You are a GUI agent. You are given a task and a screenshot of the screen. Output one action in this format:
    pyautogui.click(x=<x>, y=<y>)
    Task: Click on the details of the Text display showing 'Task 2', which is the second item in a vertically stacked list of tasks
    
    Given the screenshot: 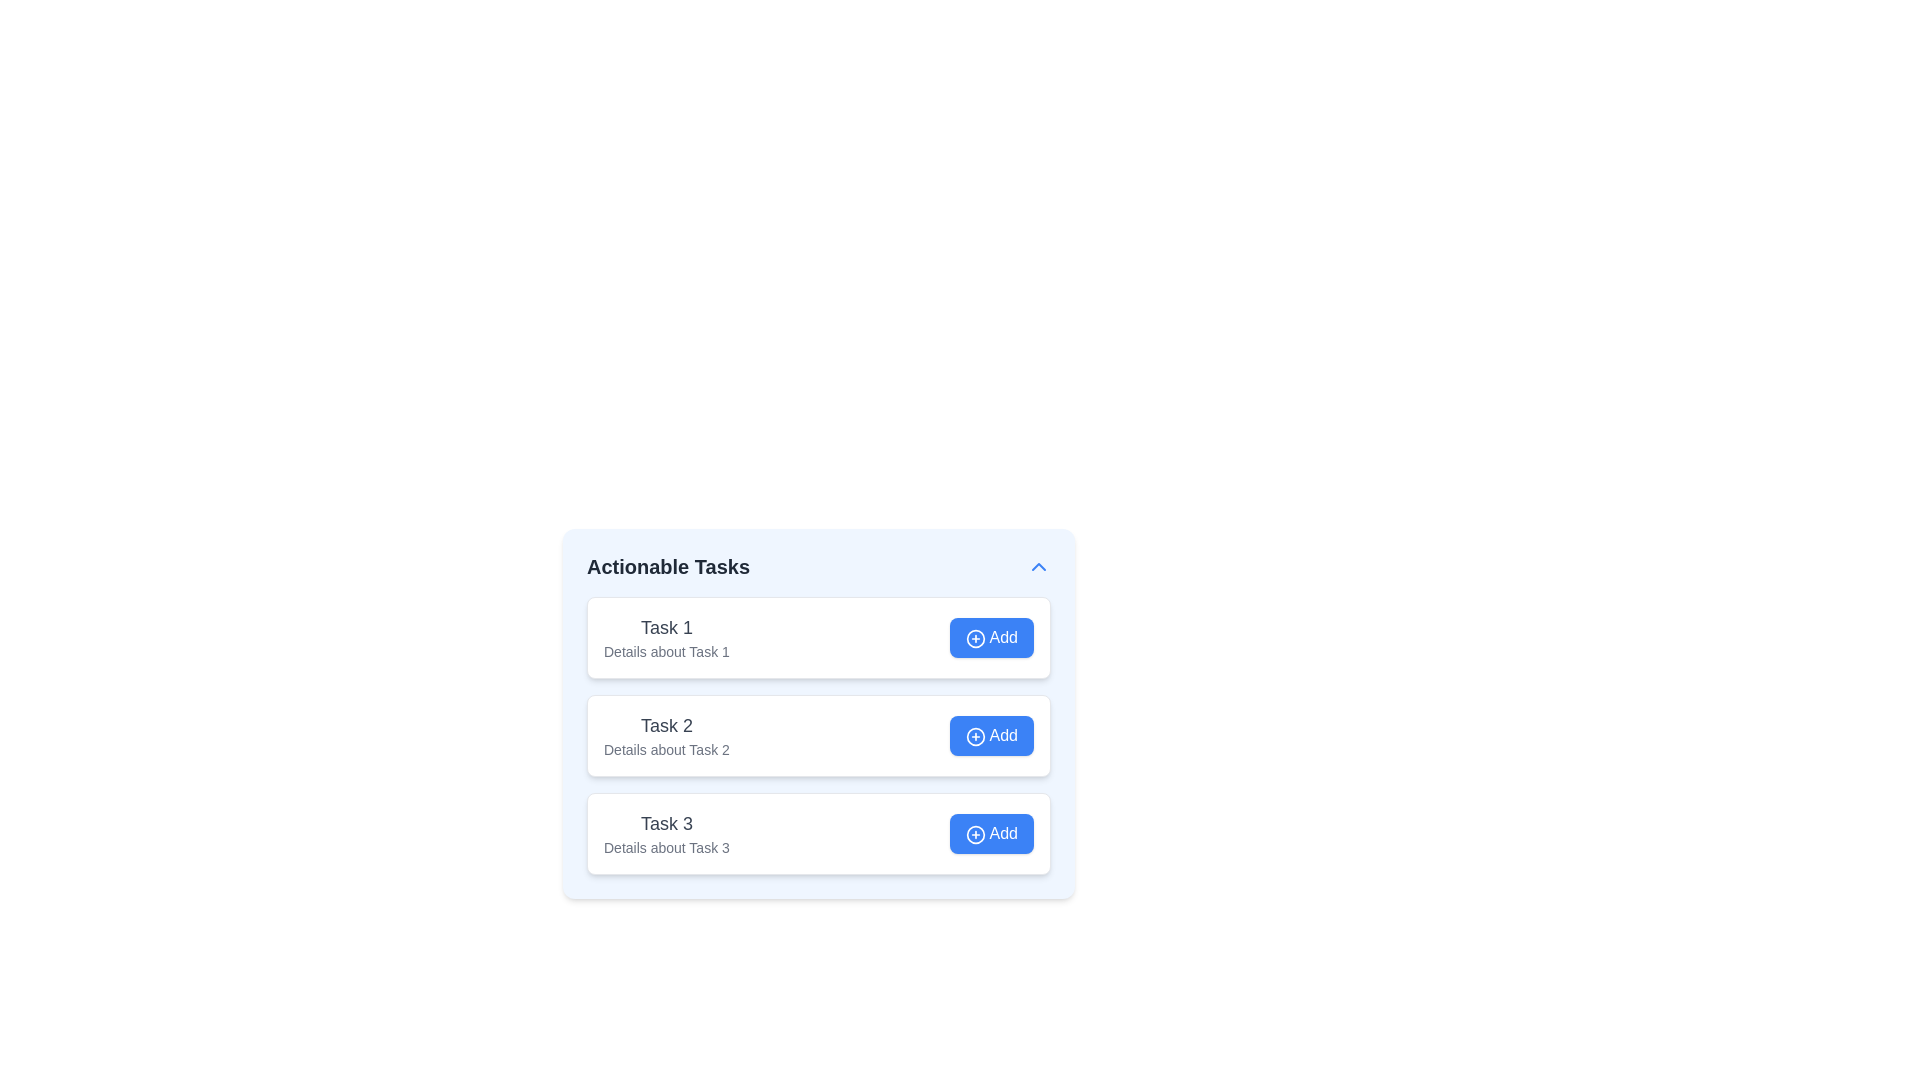 What is the action you would take?
    pyautogui.click(x=666, y=736)
    